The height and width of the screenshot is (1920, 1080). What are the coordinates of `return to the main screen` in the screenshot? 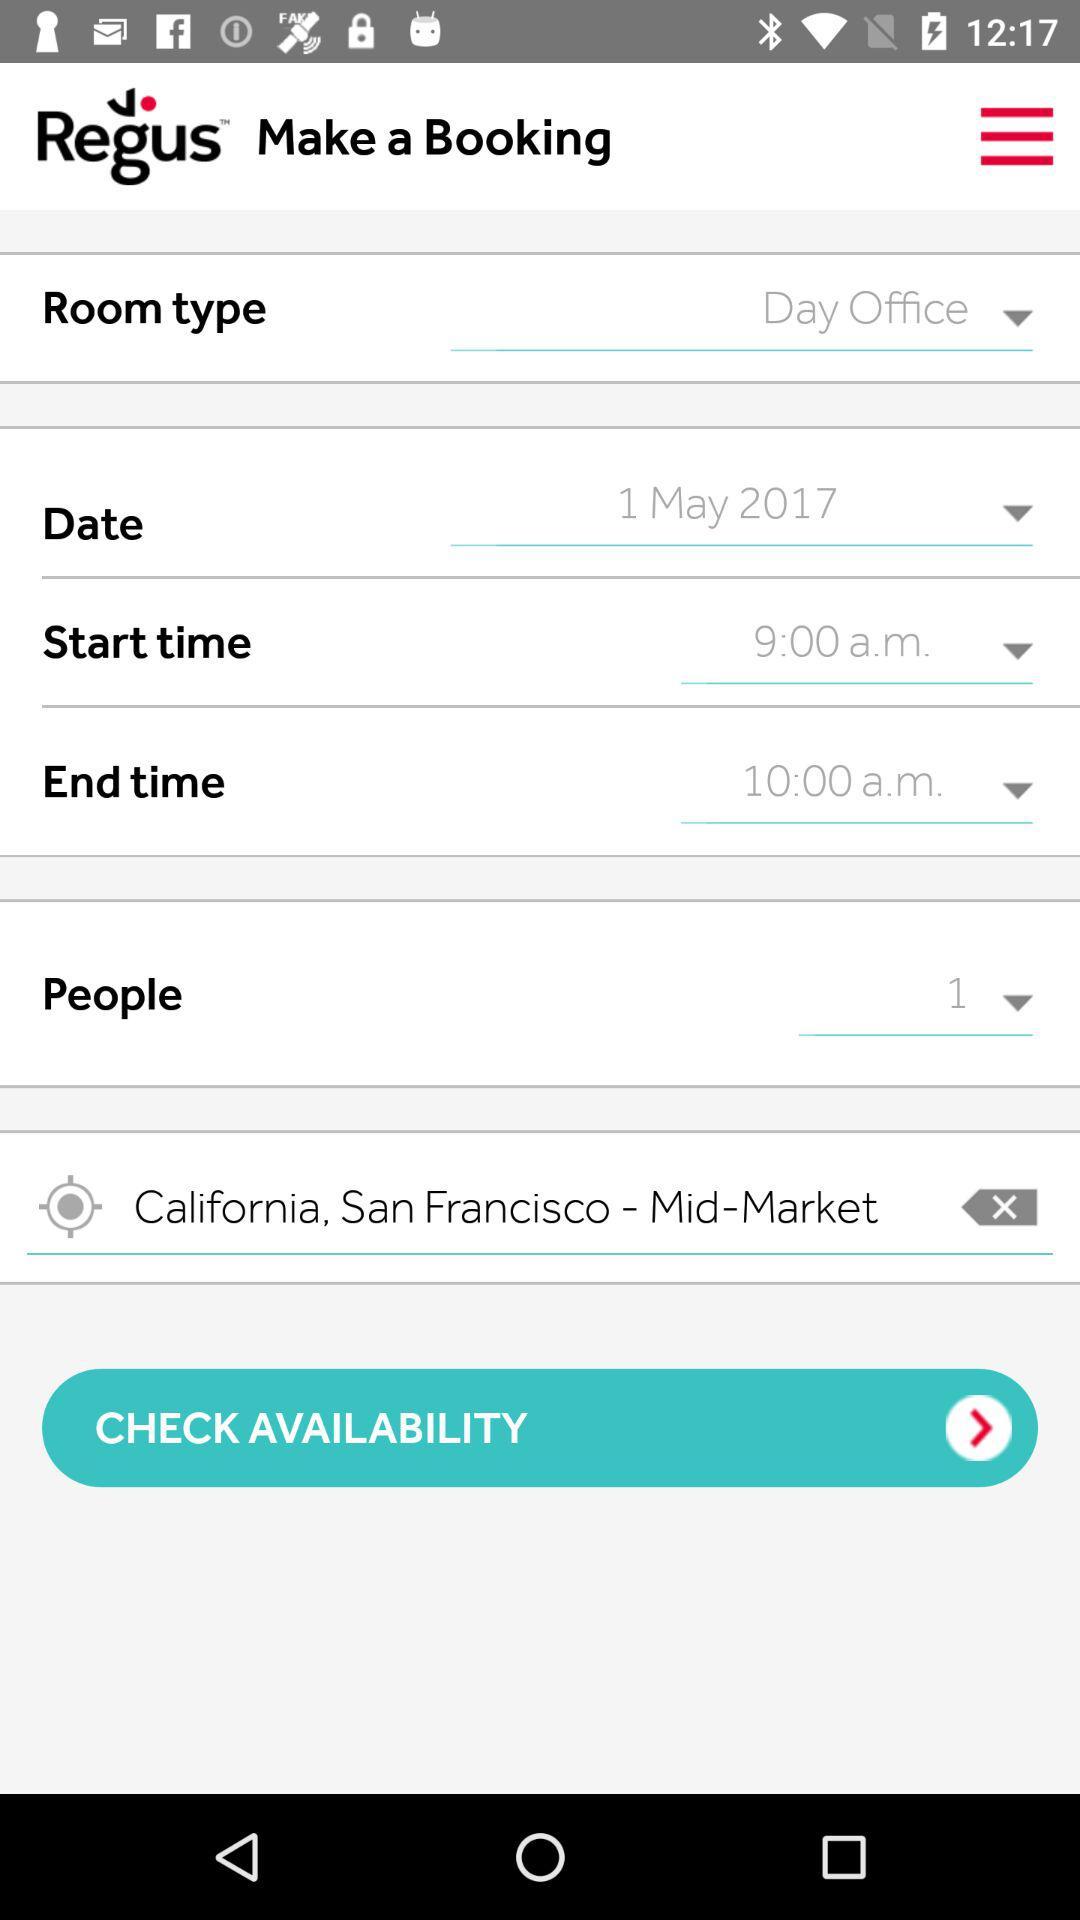 It's located at (114, 135).